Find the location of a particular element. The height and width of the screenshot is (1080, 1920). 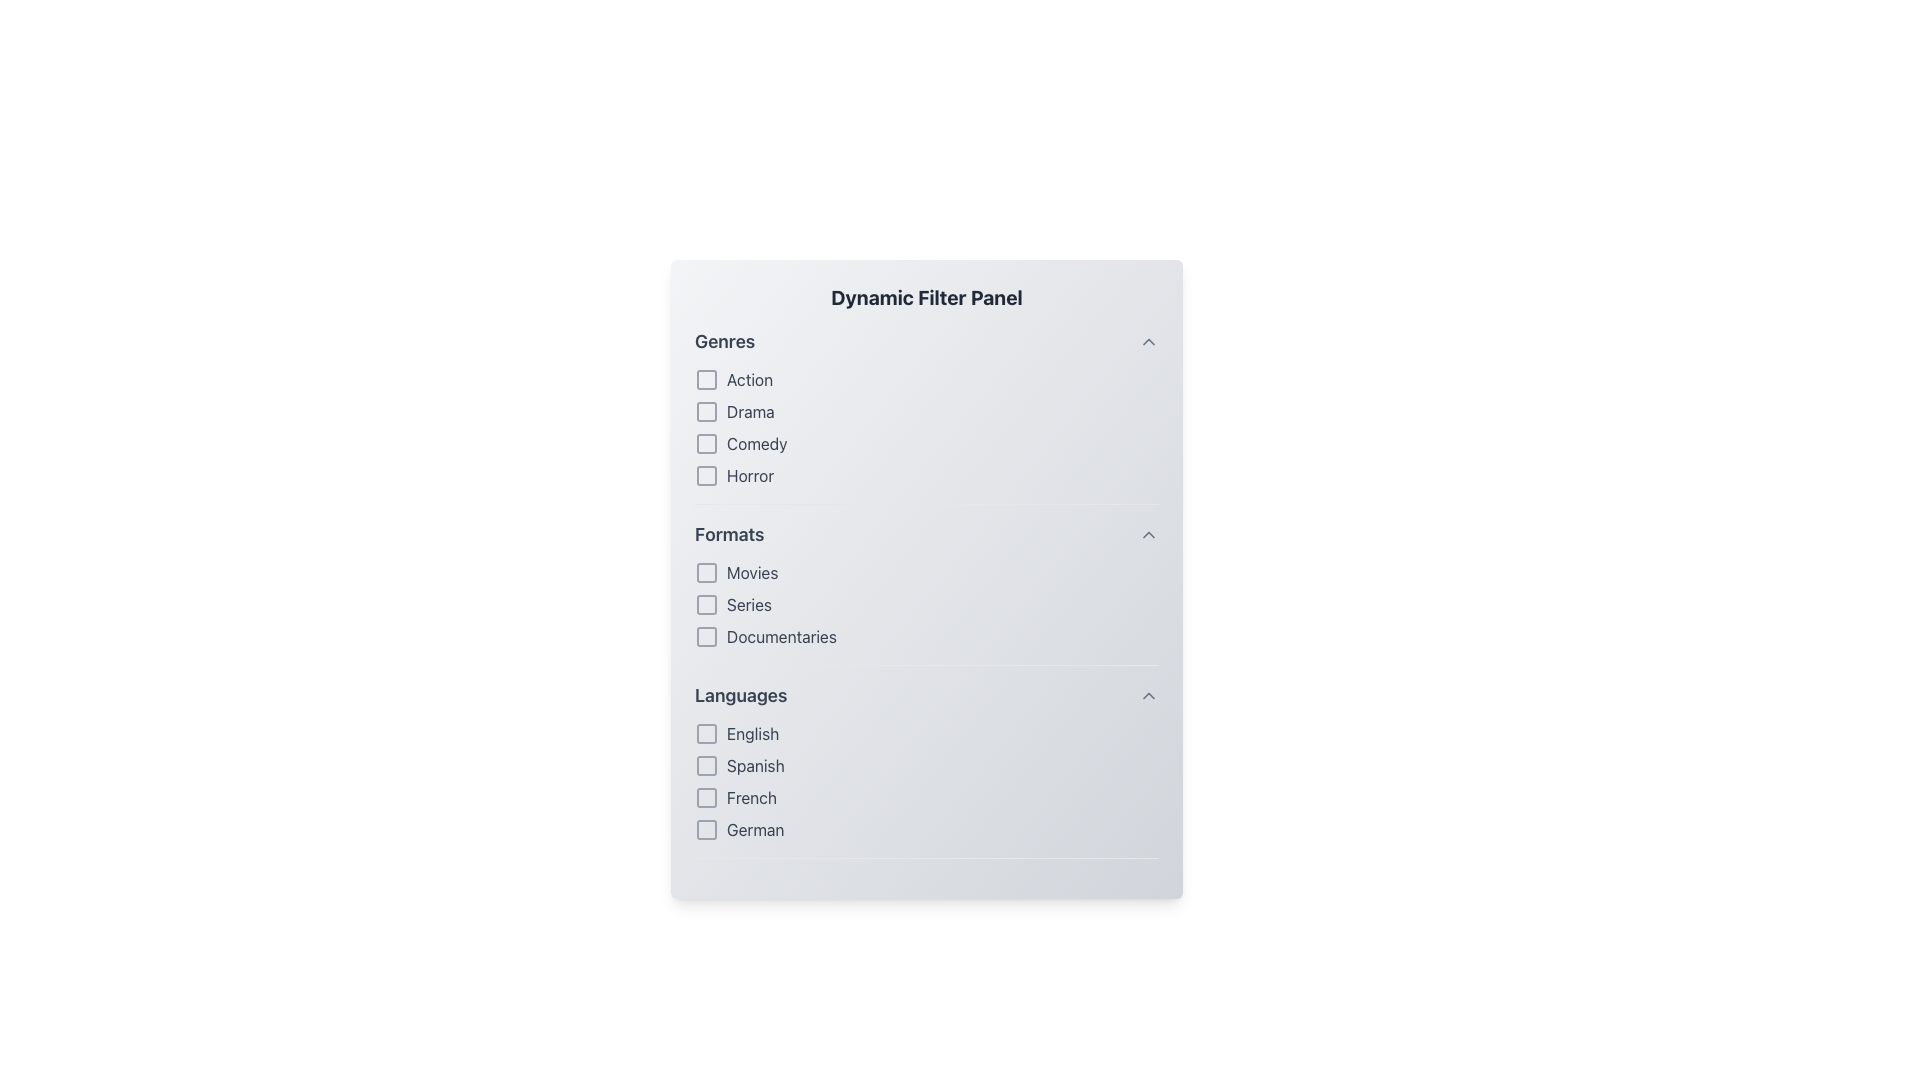

'Documentaries' text label styled in gray within the 'Formats' section of the filter panel is located at coordinates (781, 636).